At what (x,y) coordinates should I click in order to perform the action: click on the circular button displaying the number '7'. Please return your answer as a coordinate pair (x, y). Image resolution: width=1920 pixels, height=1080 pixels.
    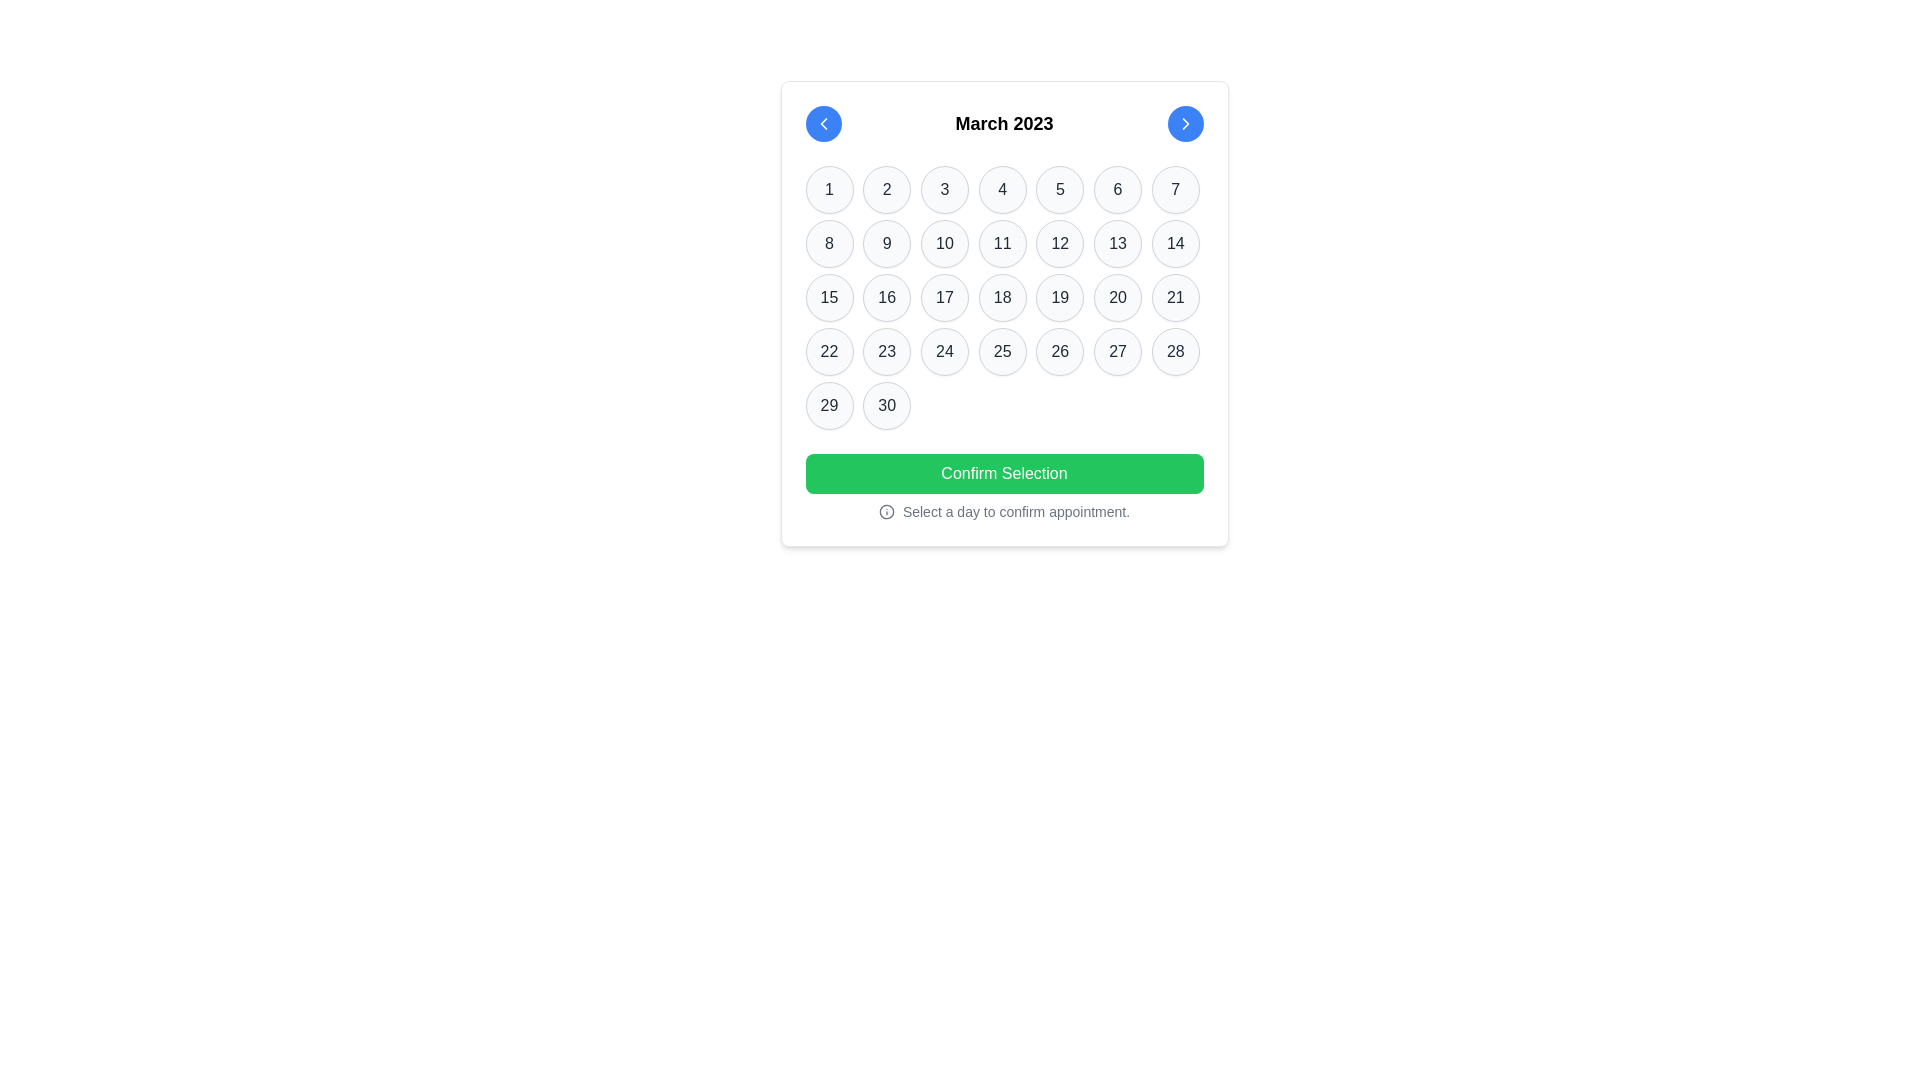
    Looking at the image, I should click on (1175, 189).